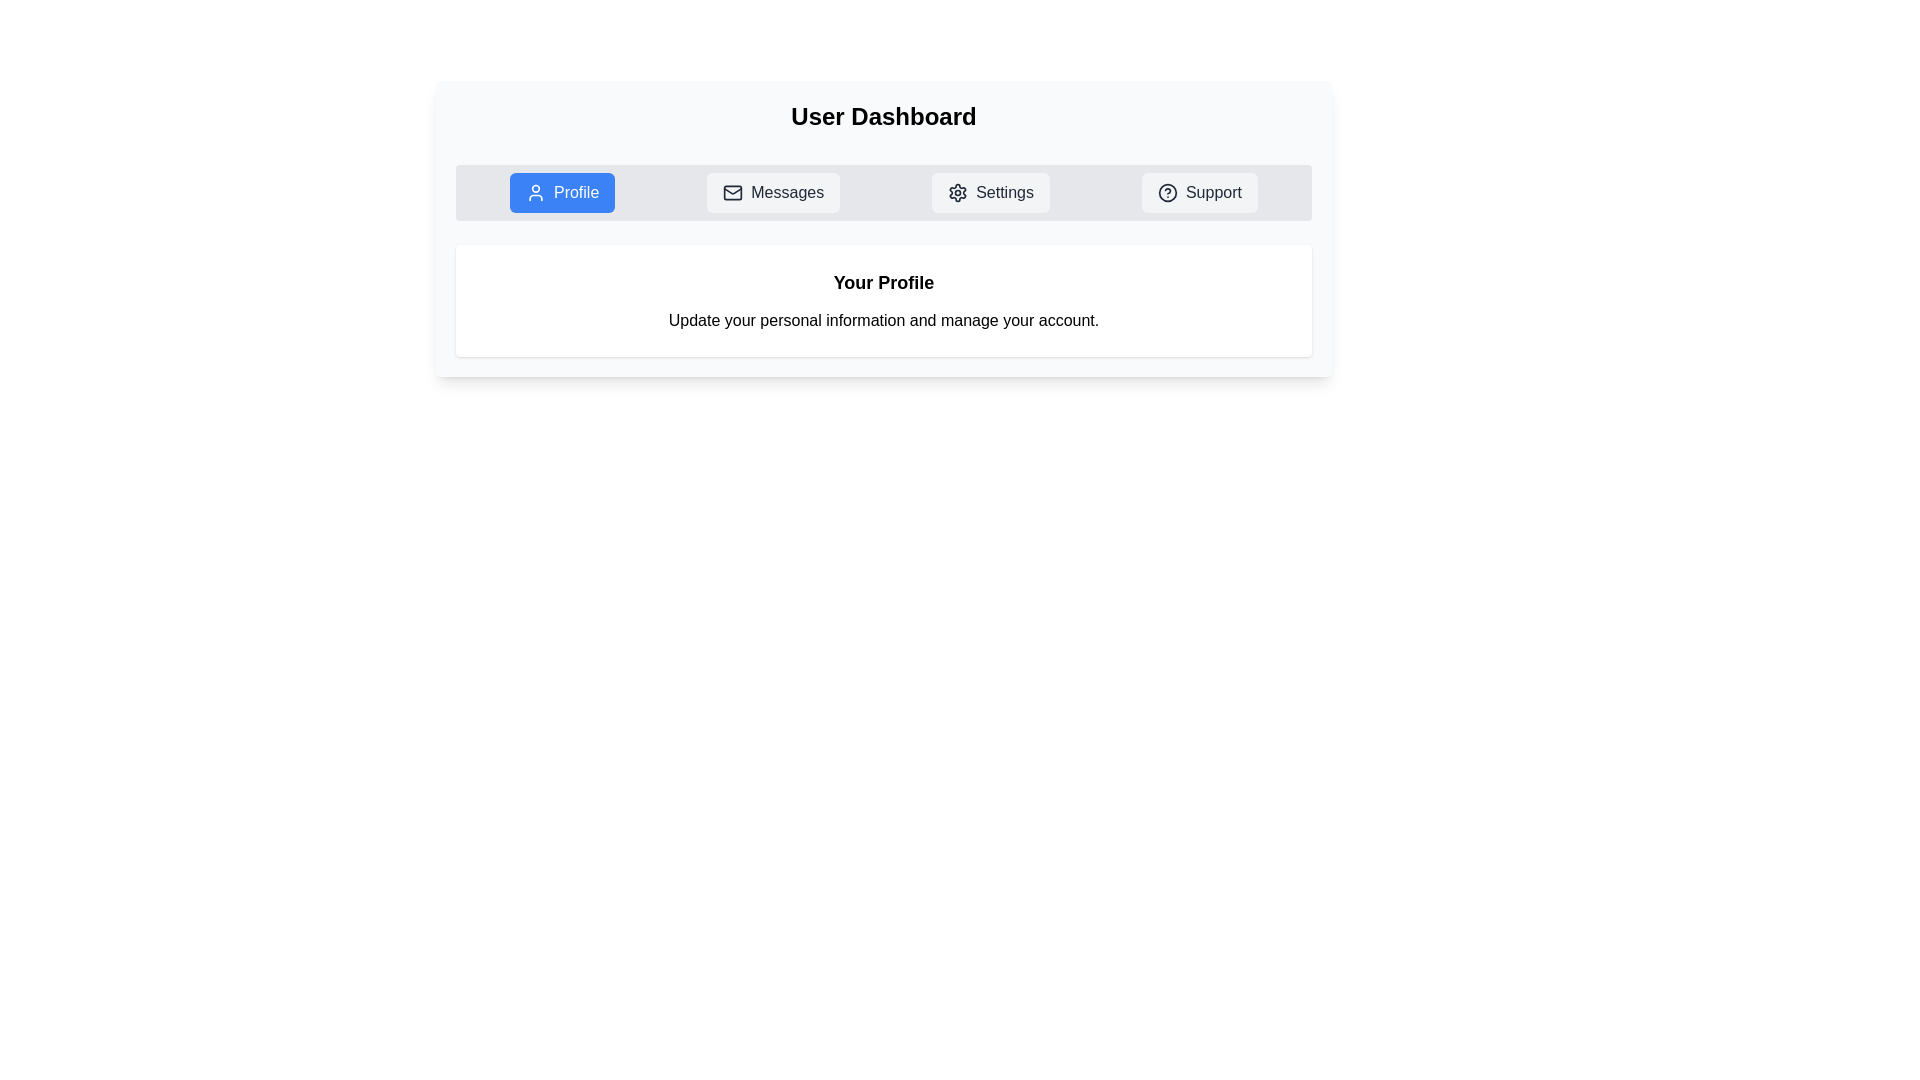  What do you see at coordinates (957, 192) in the screenshot?
I see `the settings icon located in the navigation bar, which is the third menu option from the left, representing tools or configuration options` at bounding box center [957, 192].